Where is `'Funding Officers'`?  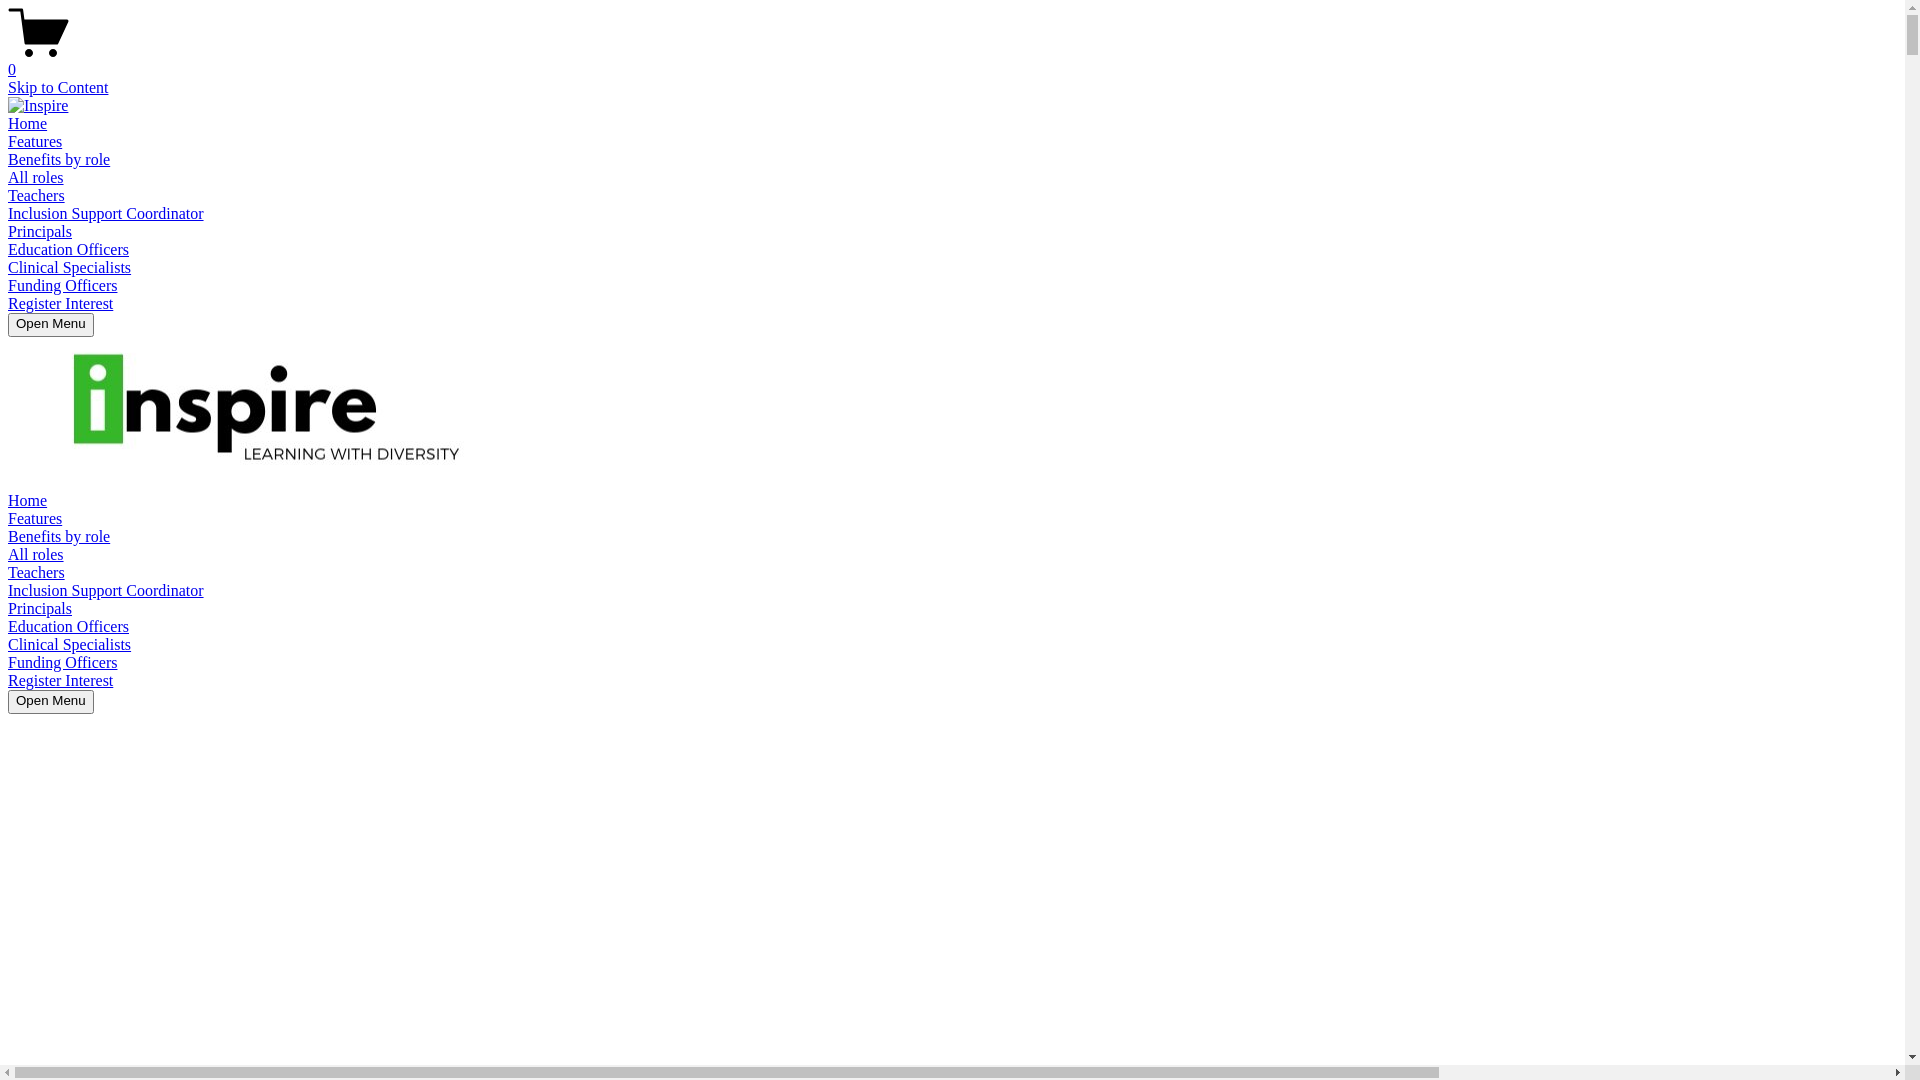
'Funding Officers' is located at coordinates (62, 285).